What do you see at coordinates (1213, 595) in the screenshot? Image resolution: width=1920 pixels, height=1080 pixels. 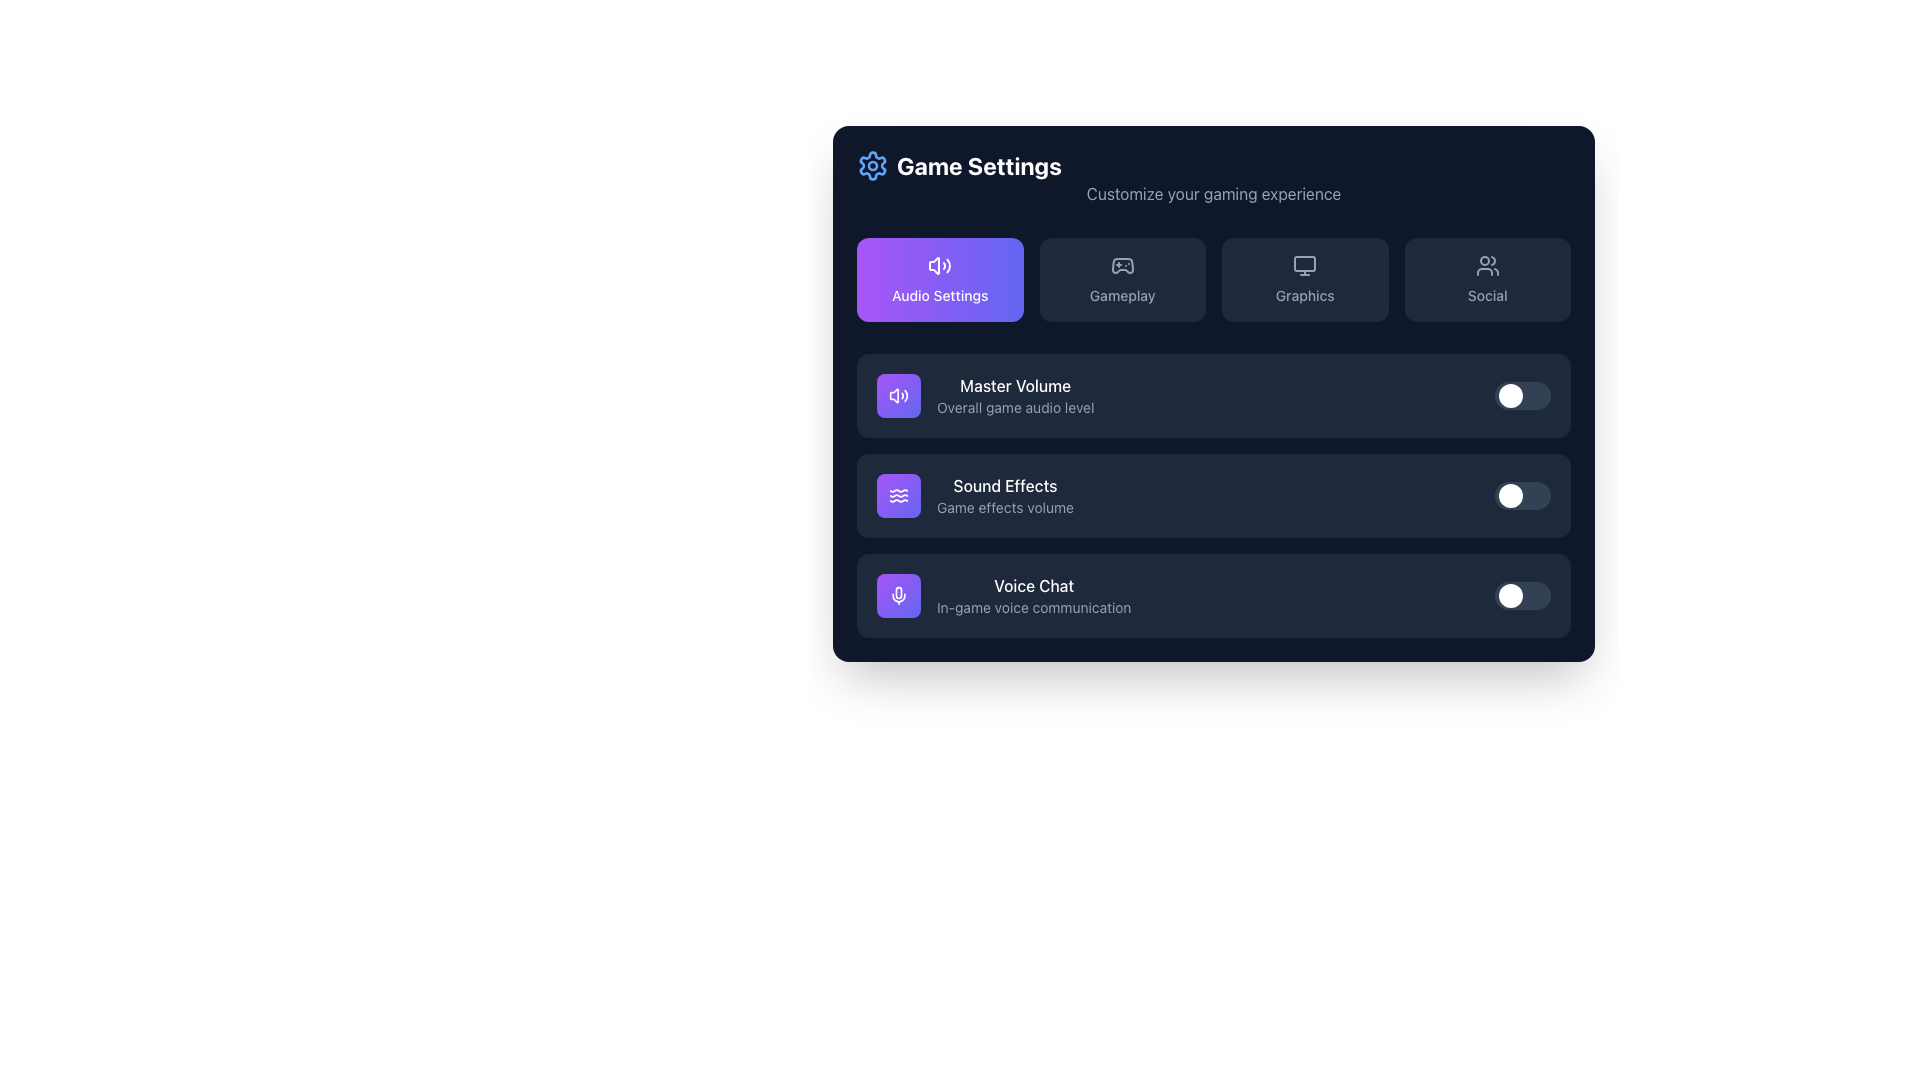 I see `the 'Voice Chat' toggle in the Audio Settings panel` at bounding box center [1213, 595].